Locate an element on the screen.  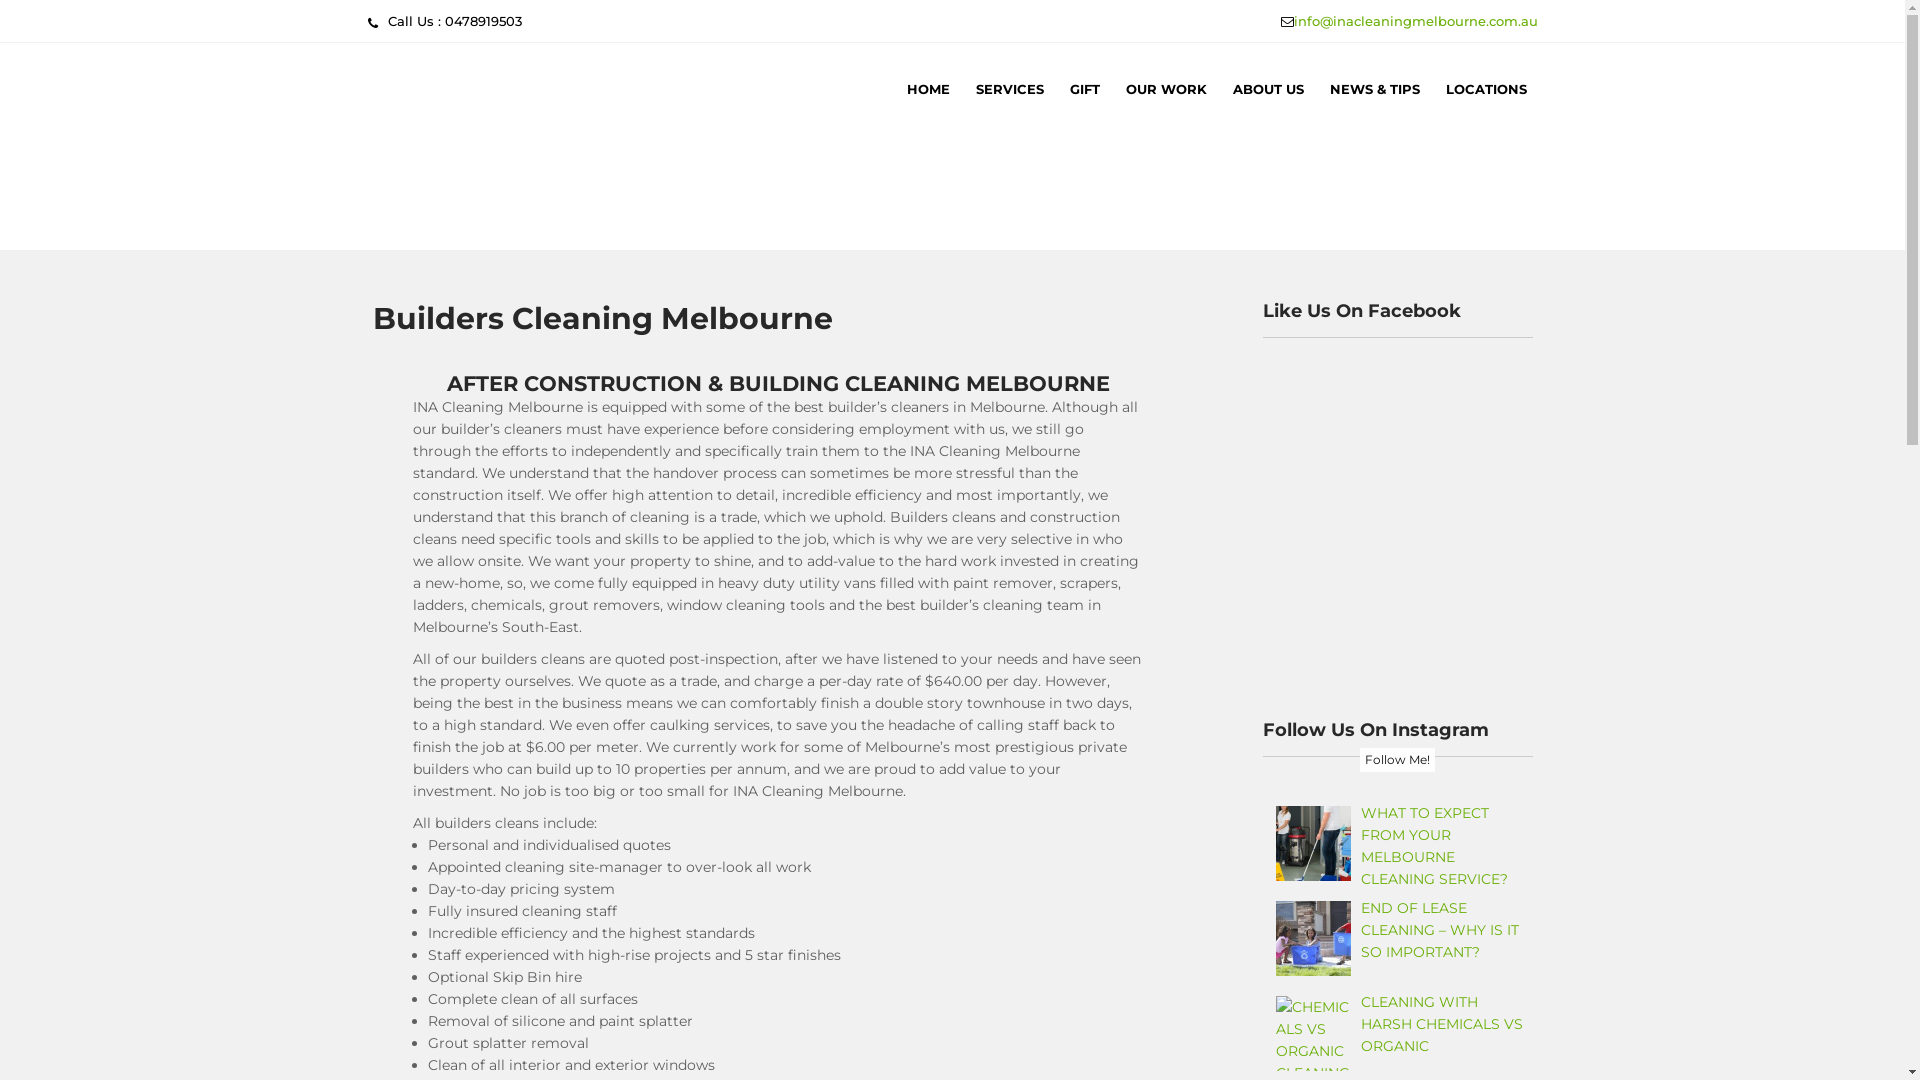
'NEWS & TIPS' is located at coordinates (1372, 87).